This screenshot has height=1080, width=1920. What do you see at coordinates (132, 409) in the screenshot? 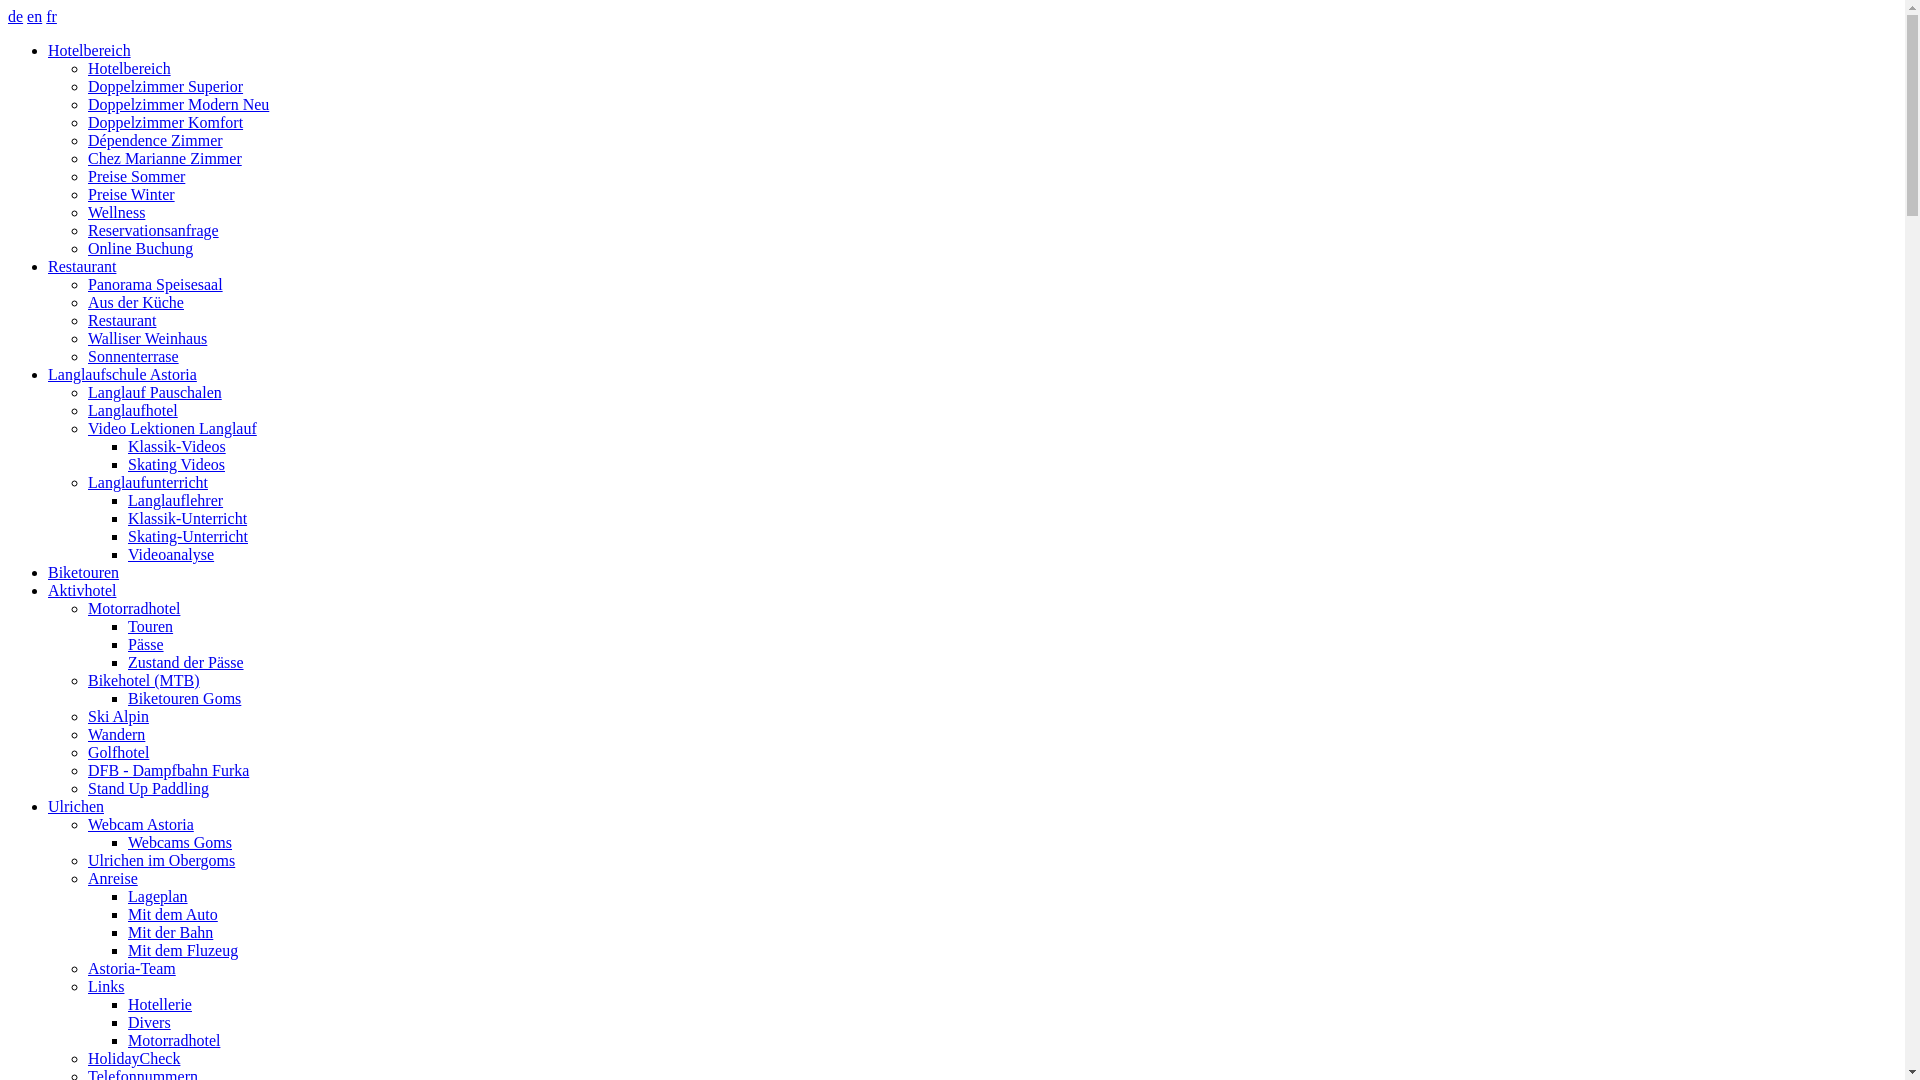
I see `'Langlaufhotel'` at bounding box center [132, 409].